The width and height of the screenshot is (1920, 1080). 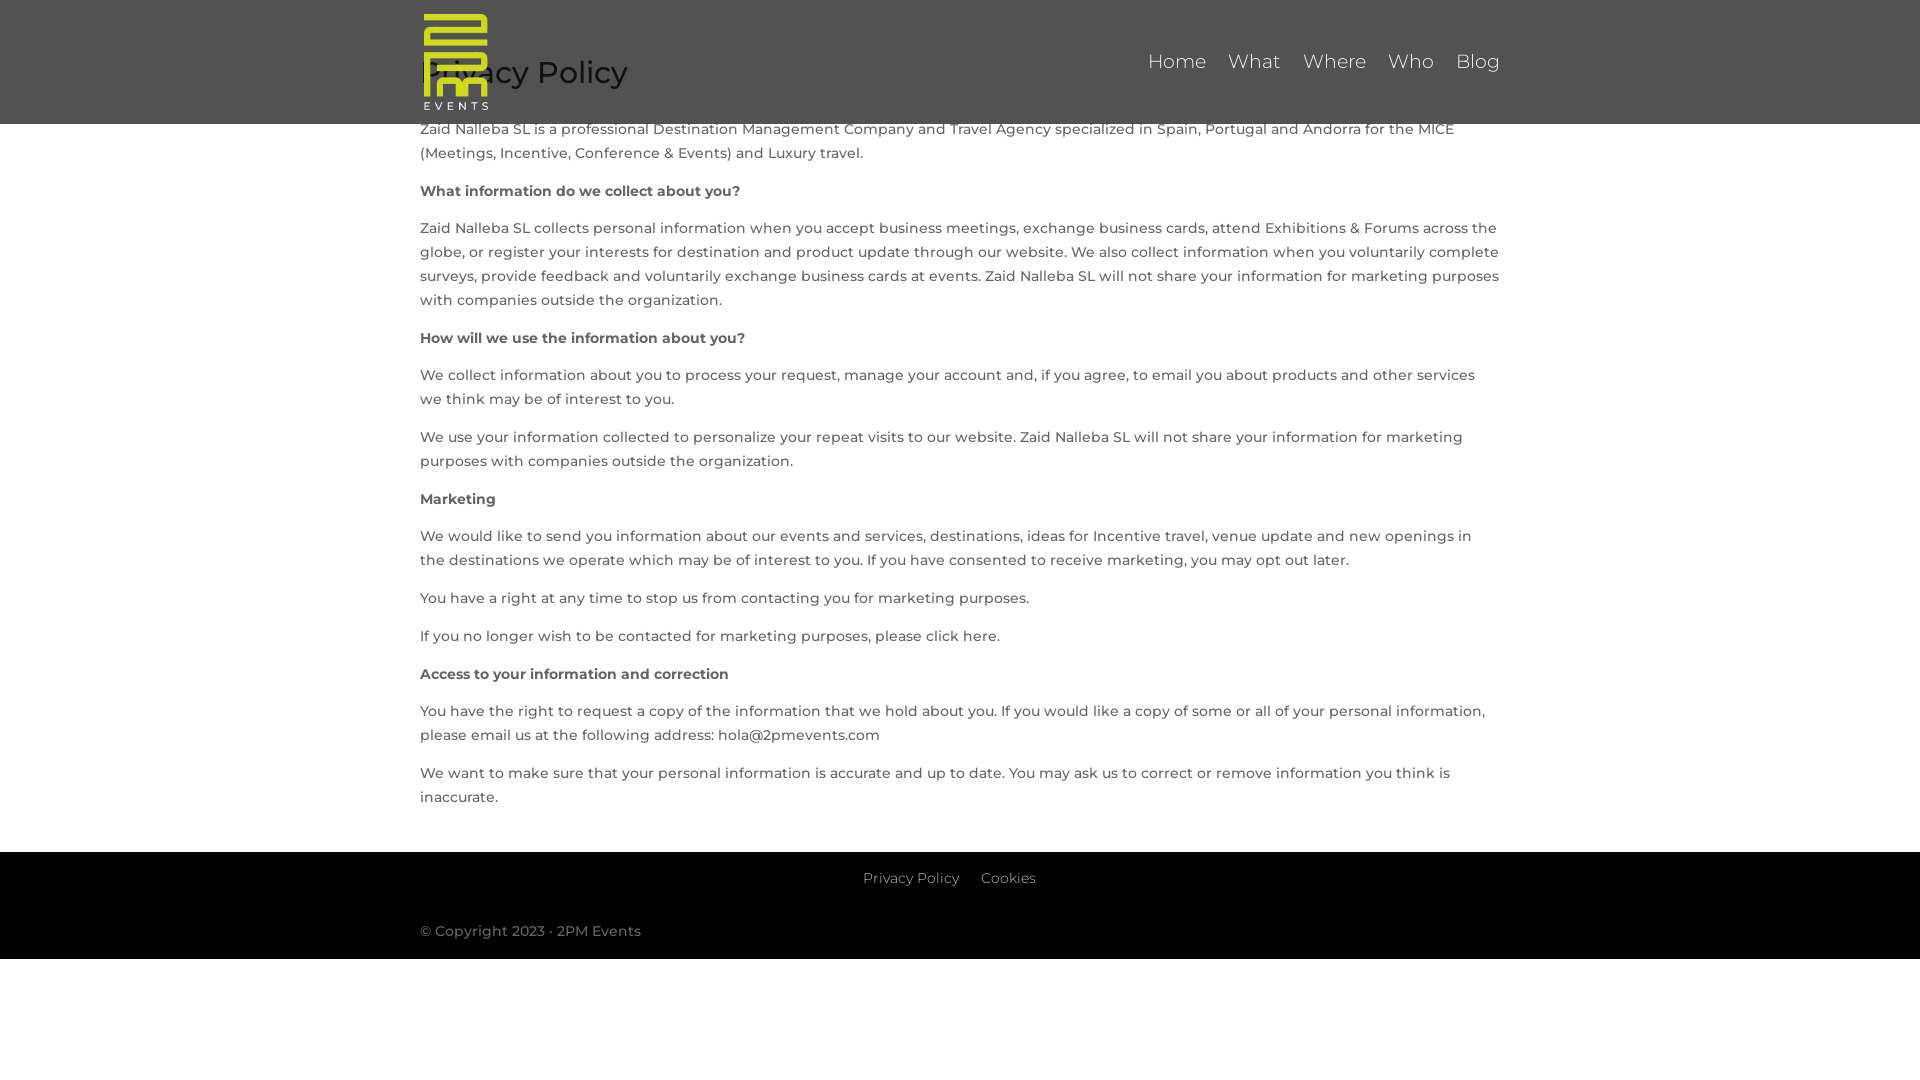 What do you see at coordinates (1334, 88) in the screenshot?
I see `'Where'` at bounding box center [1334, 88].